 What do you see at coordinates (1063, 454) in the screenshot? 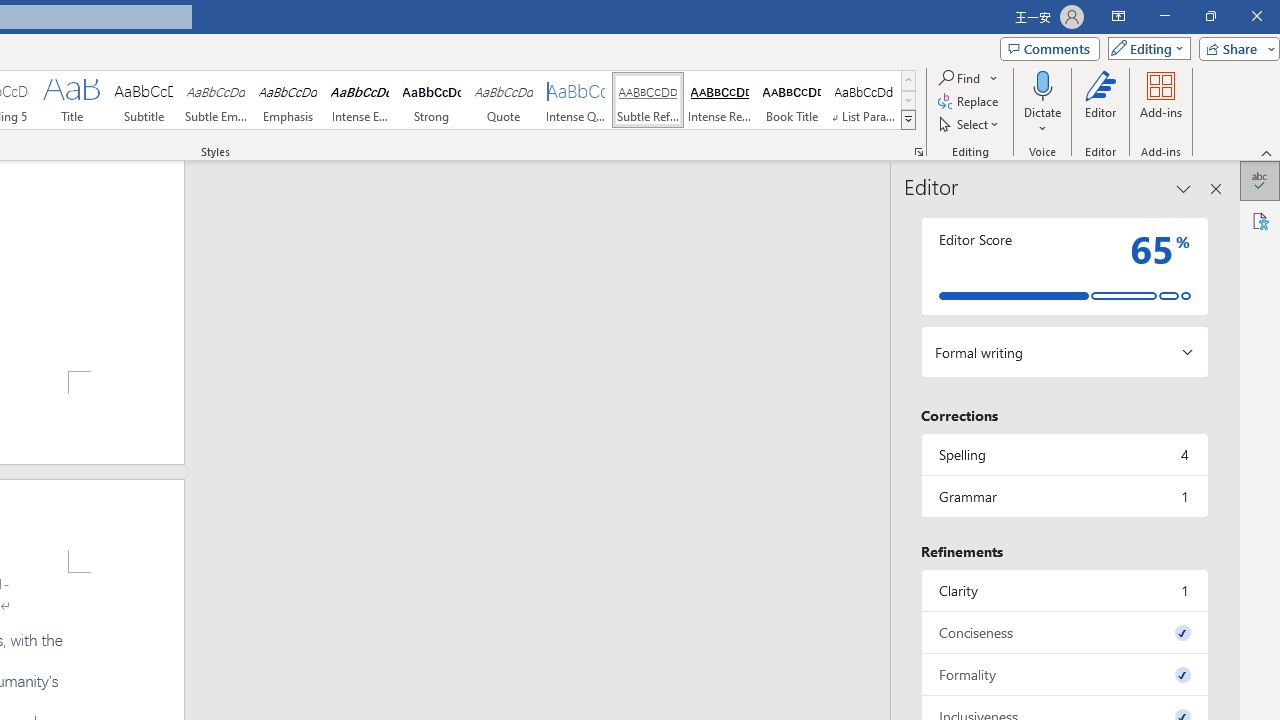
I see `'Spelling, 4 issues. Press space or enter to review items.'` at bounding box center [1063, 454].